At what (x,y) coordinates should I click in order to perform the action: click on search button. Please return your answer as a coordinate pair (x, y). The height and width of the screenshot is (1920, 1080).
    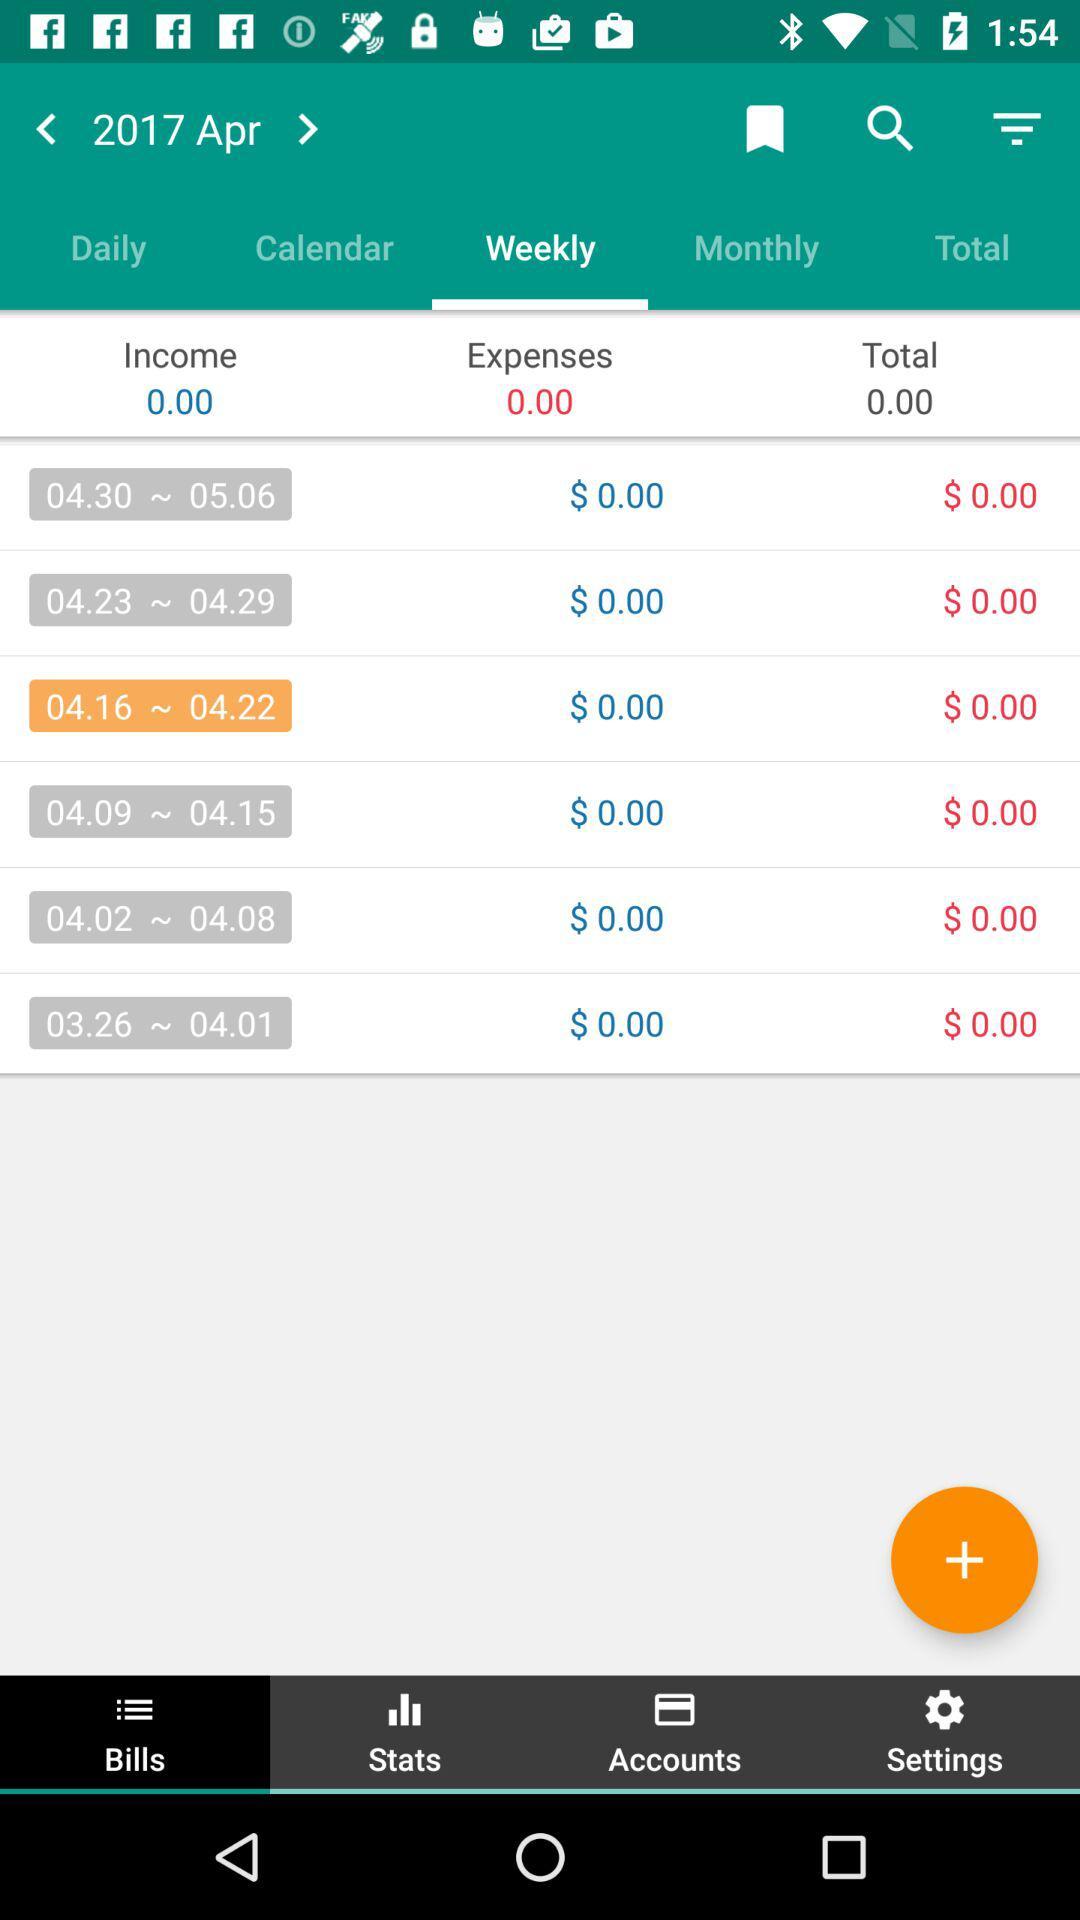
    Looking at the image, I should click on (890, 127).